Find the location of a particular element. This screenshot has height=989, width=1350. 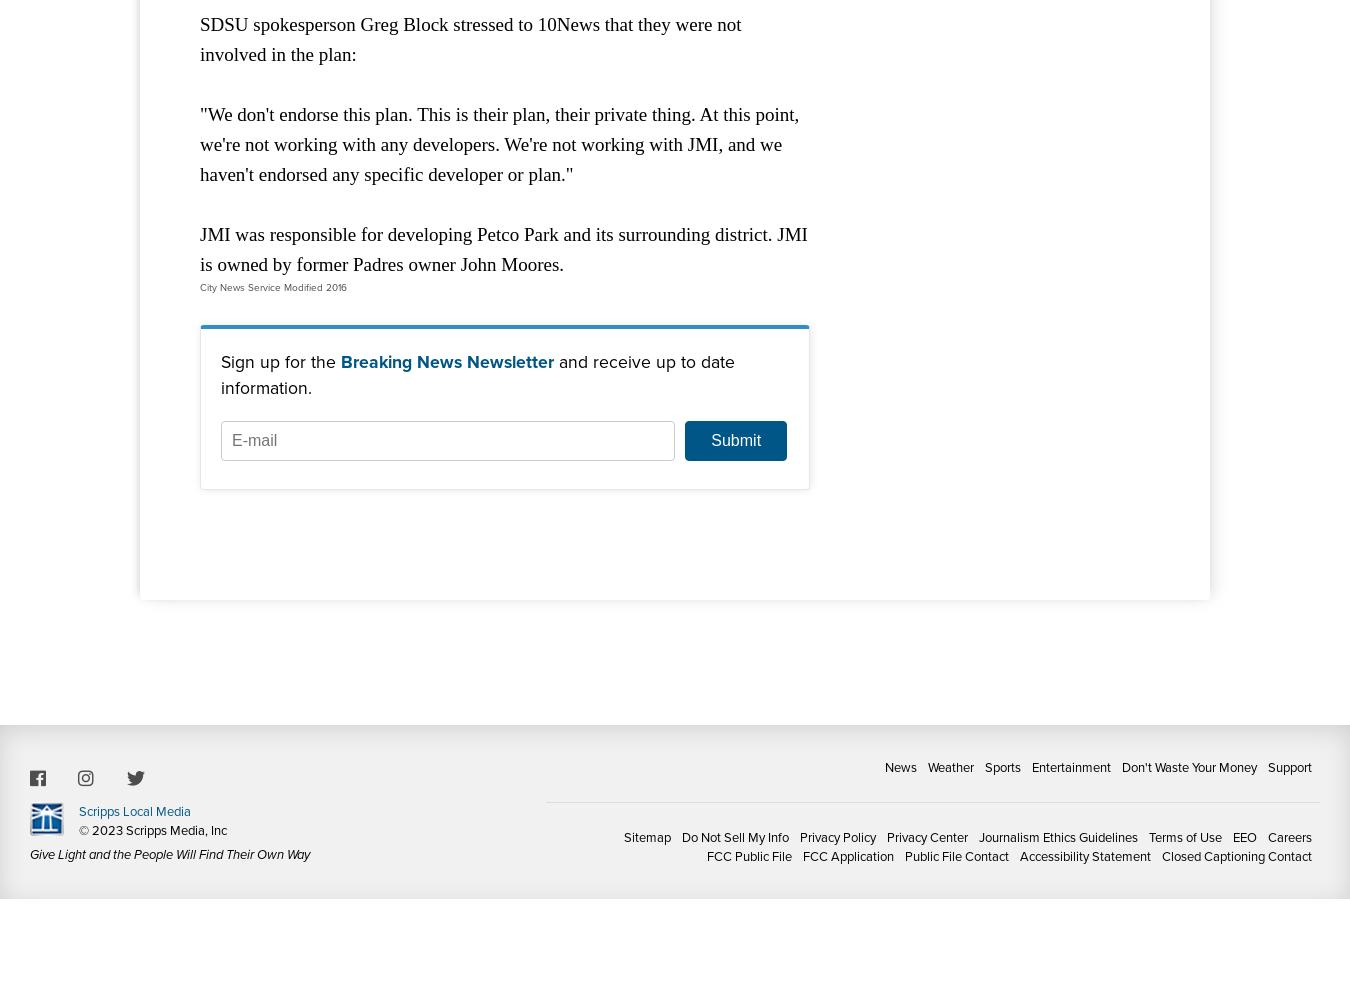

'Public File Contact' is located at coordinates (956, 855).